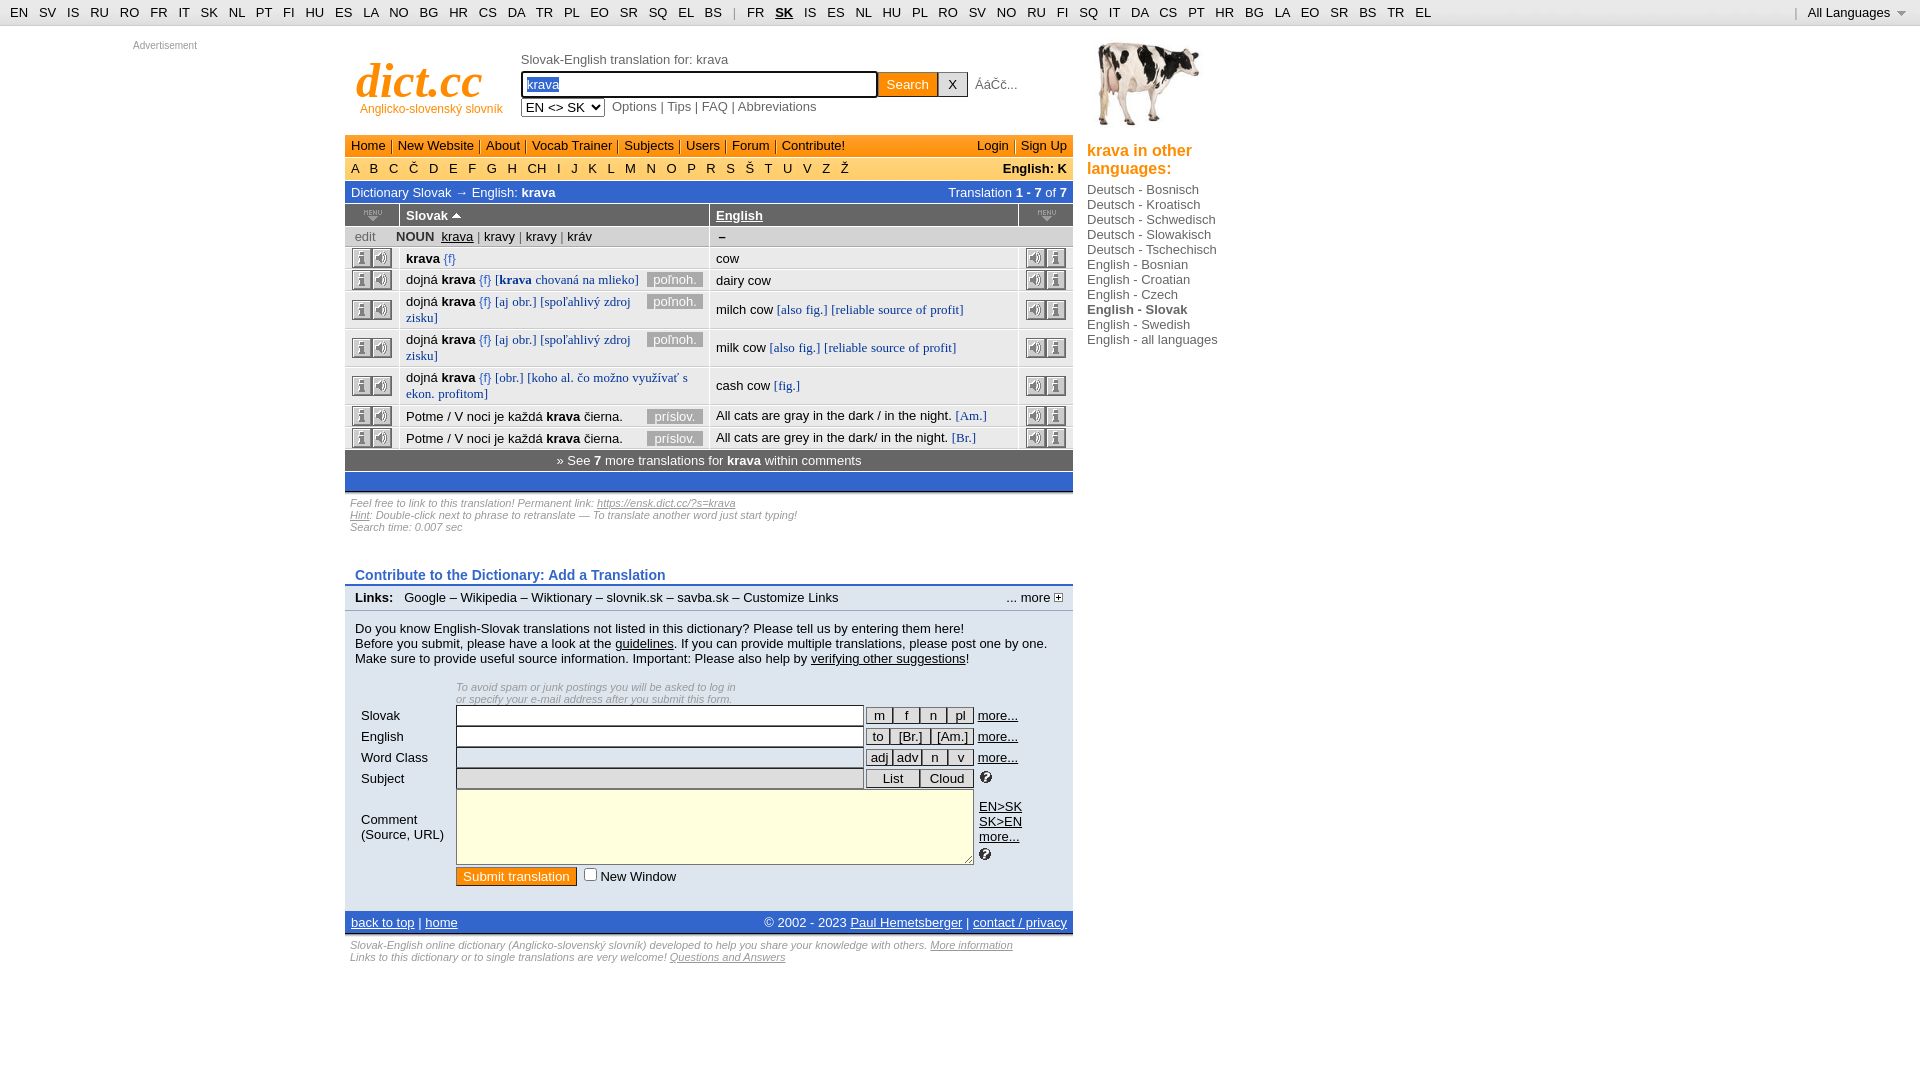 The image size is (1920, 1080). Describe the element at coordinates (744, 436) in the screenshot. I see `'cats'` at that location.